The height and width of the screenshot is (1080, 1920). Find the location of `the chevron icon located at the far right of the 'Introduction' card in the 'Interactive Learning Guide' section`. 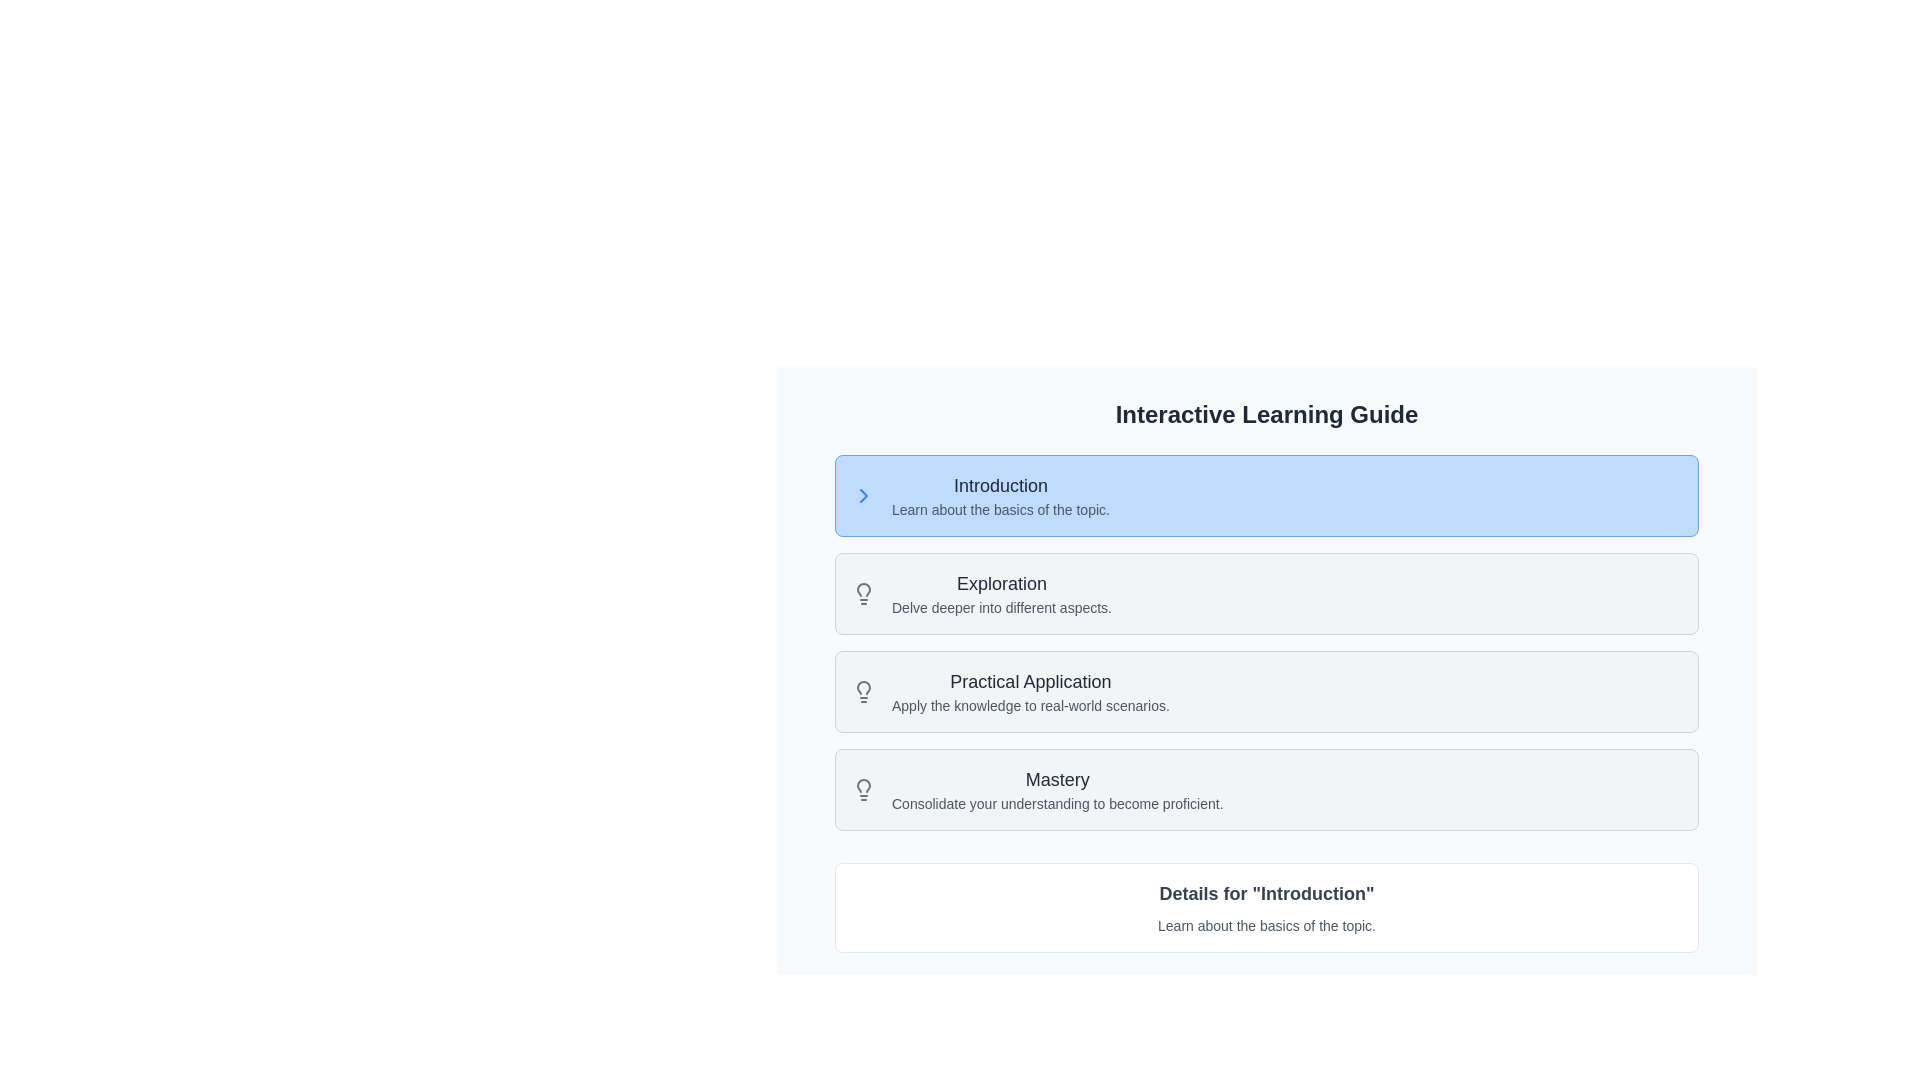

the chevron icon located at the far right of the 'Introduction' card in the 'Interactive Learning Guide' section is located at coordinates (864, 495).